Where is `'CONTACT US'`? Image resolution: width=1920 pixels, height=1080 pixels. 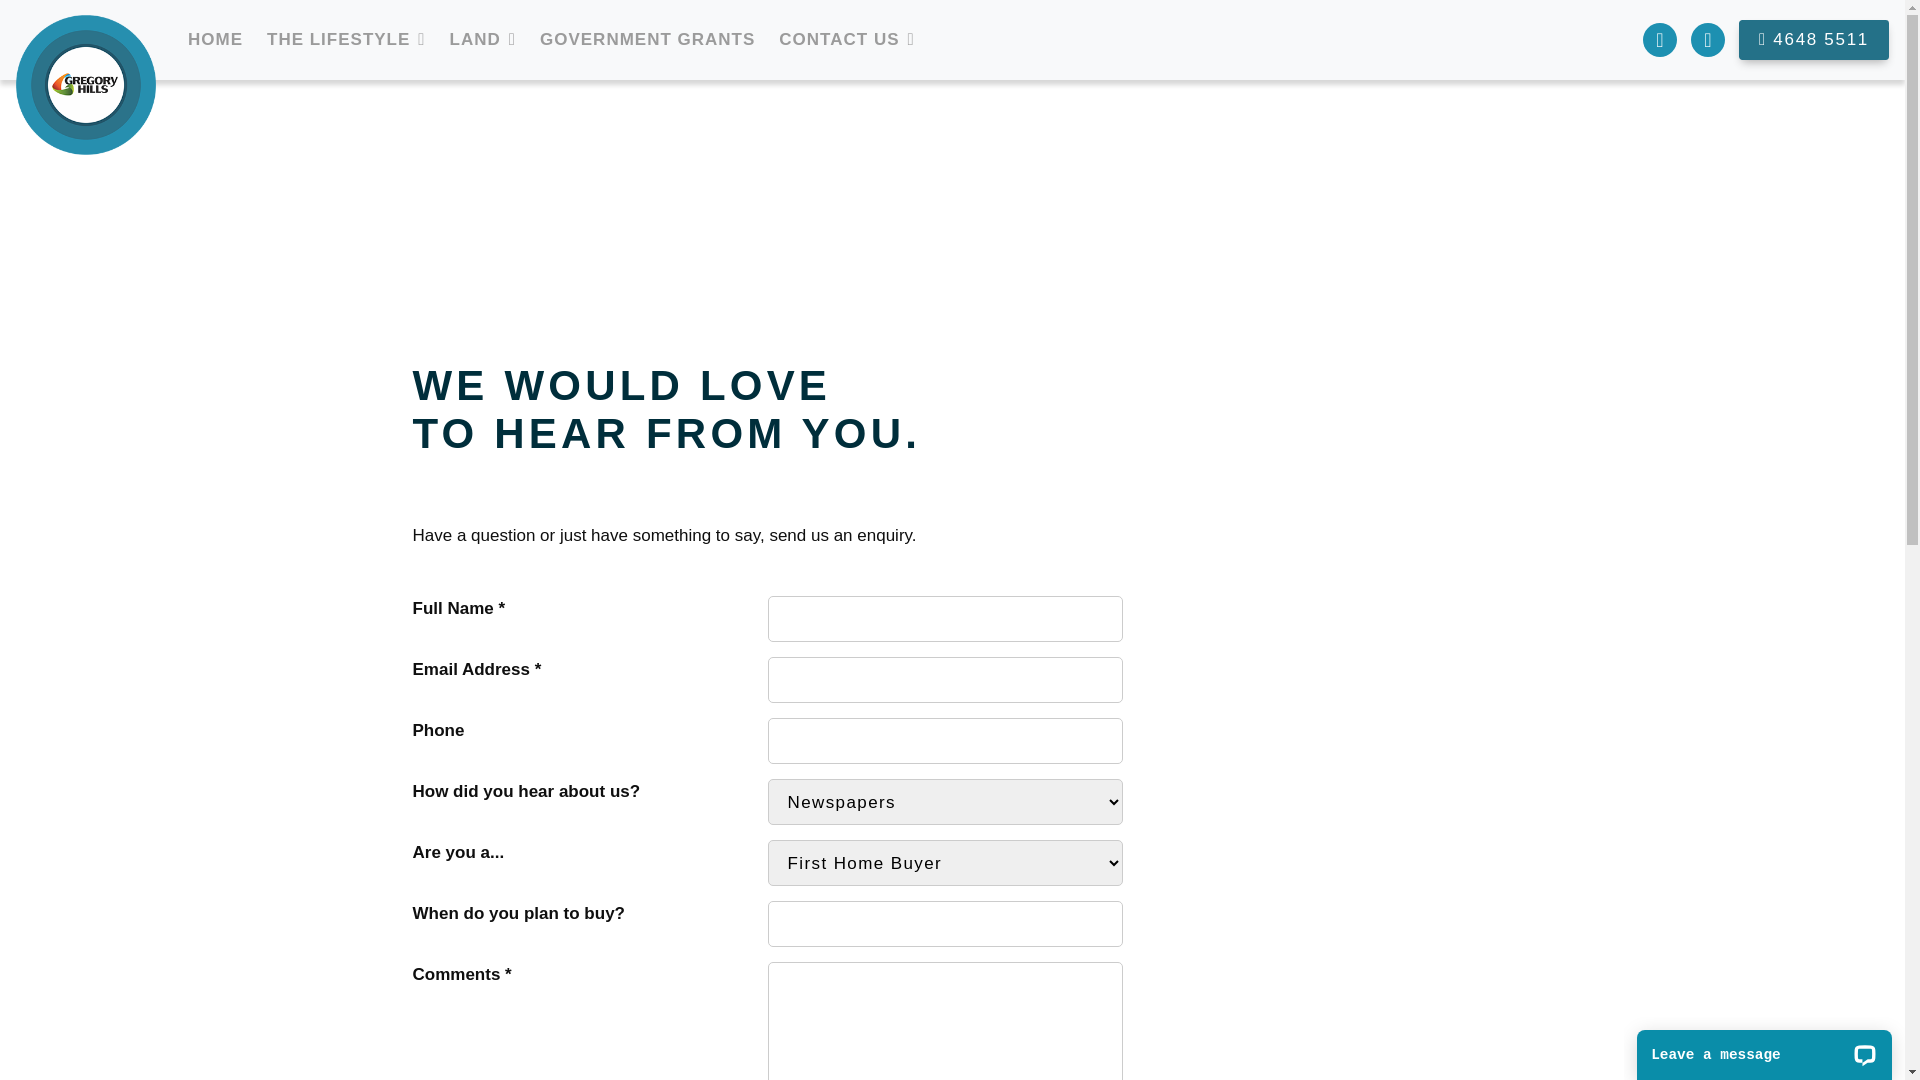
'CONTACT US' is located at coordinates (770, 39).